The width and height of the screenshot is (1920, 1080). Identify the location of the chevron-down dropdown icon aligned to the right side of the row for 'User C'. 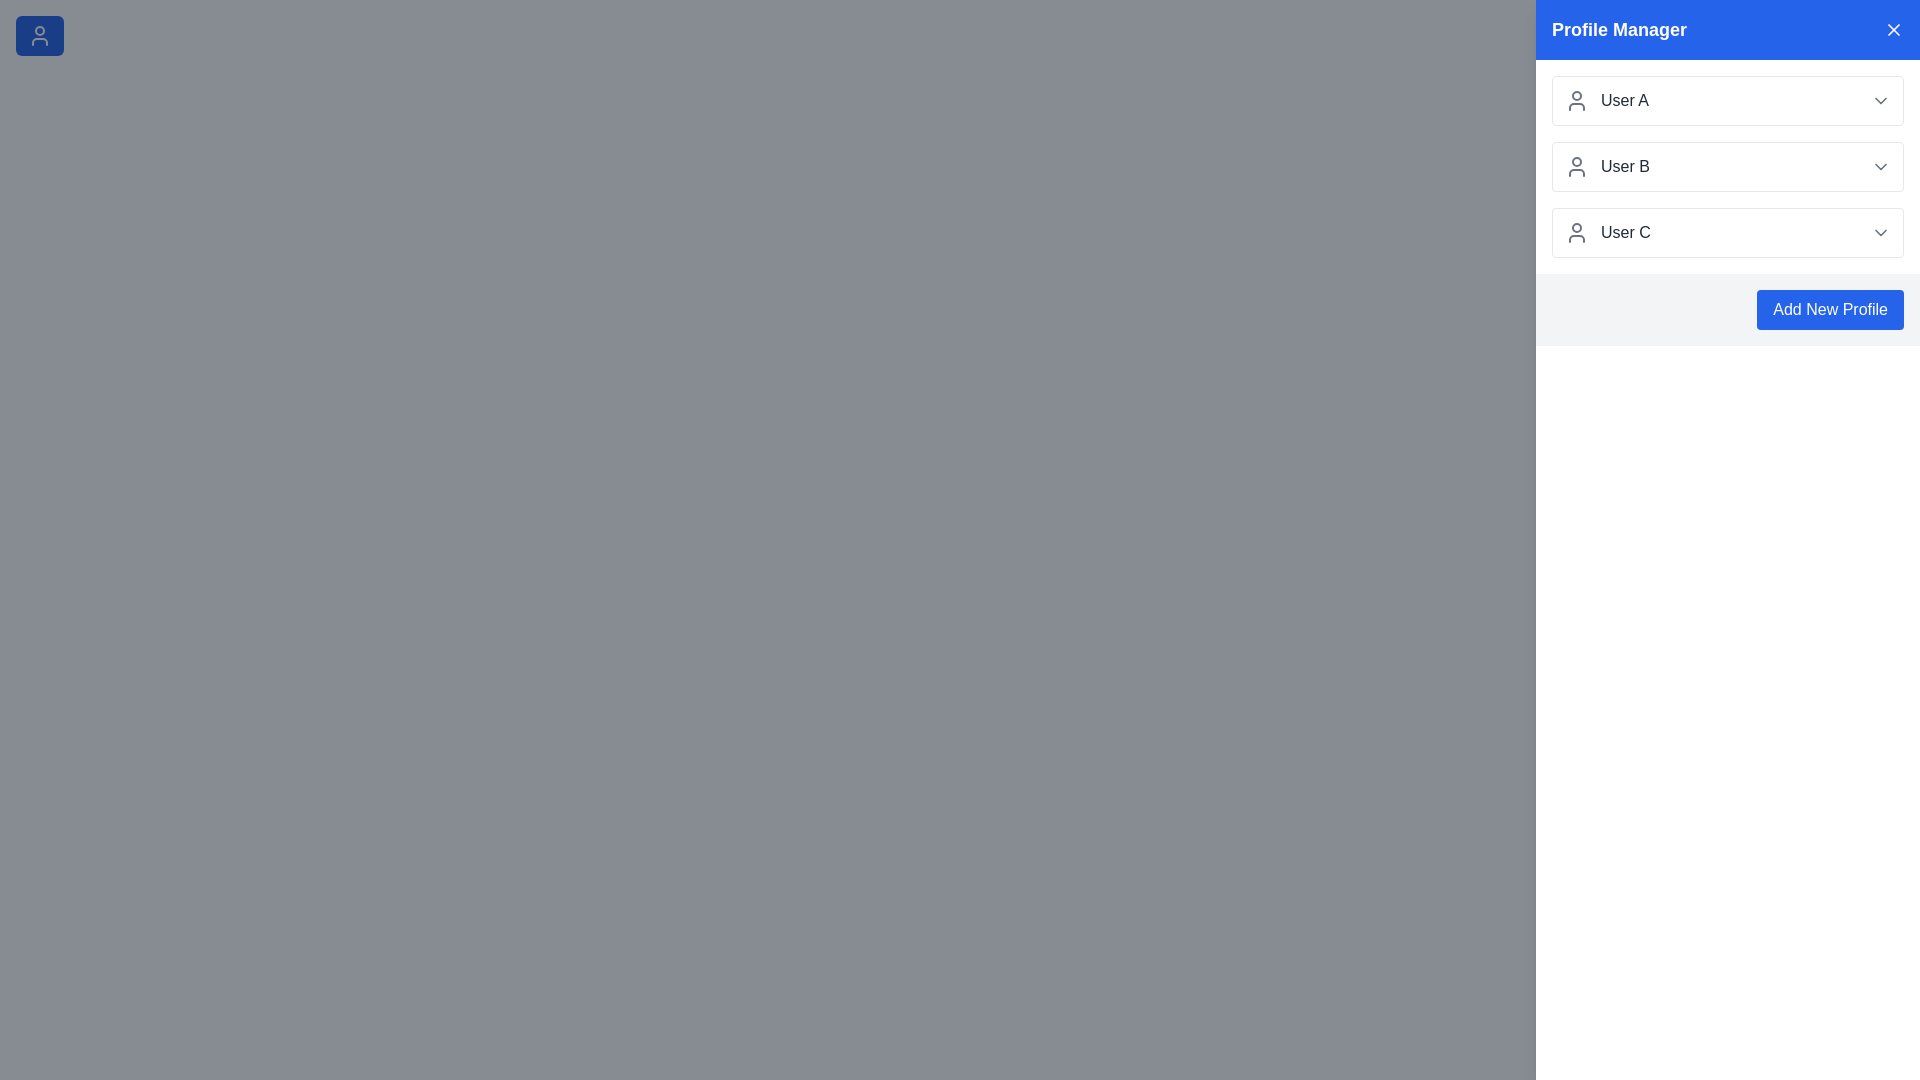
(1880, 231).